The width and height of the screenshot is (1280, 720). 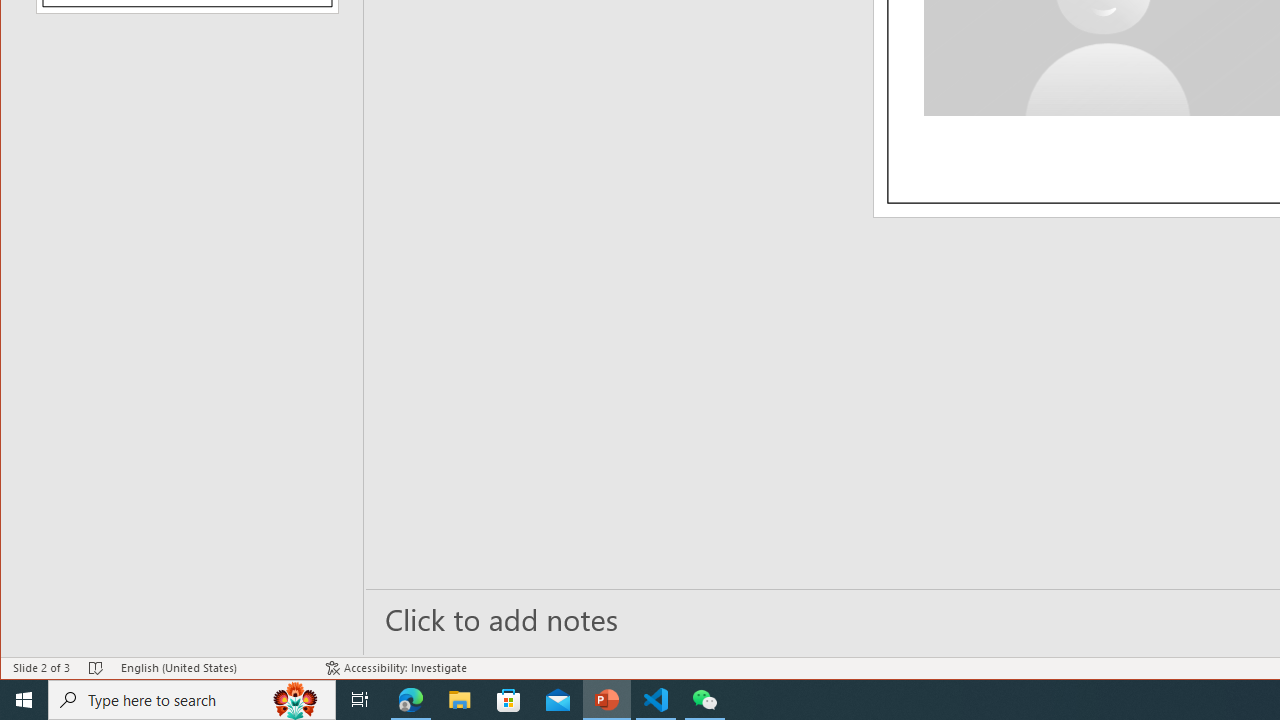 What do you see at coordinates (606, 698) in the screenshot?
I see `'PowerPoint - 1 running window'` at bounding box center [606, 698].